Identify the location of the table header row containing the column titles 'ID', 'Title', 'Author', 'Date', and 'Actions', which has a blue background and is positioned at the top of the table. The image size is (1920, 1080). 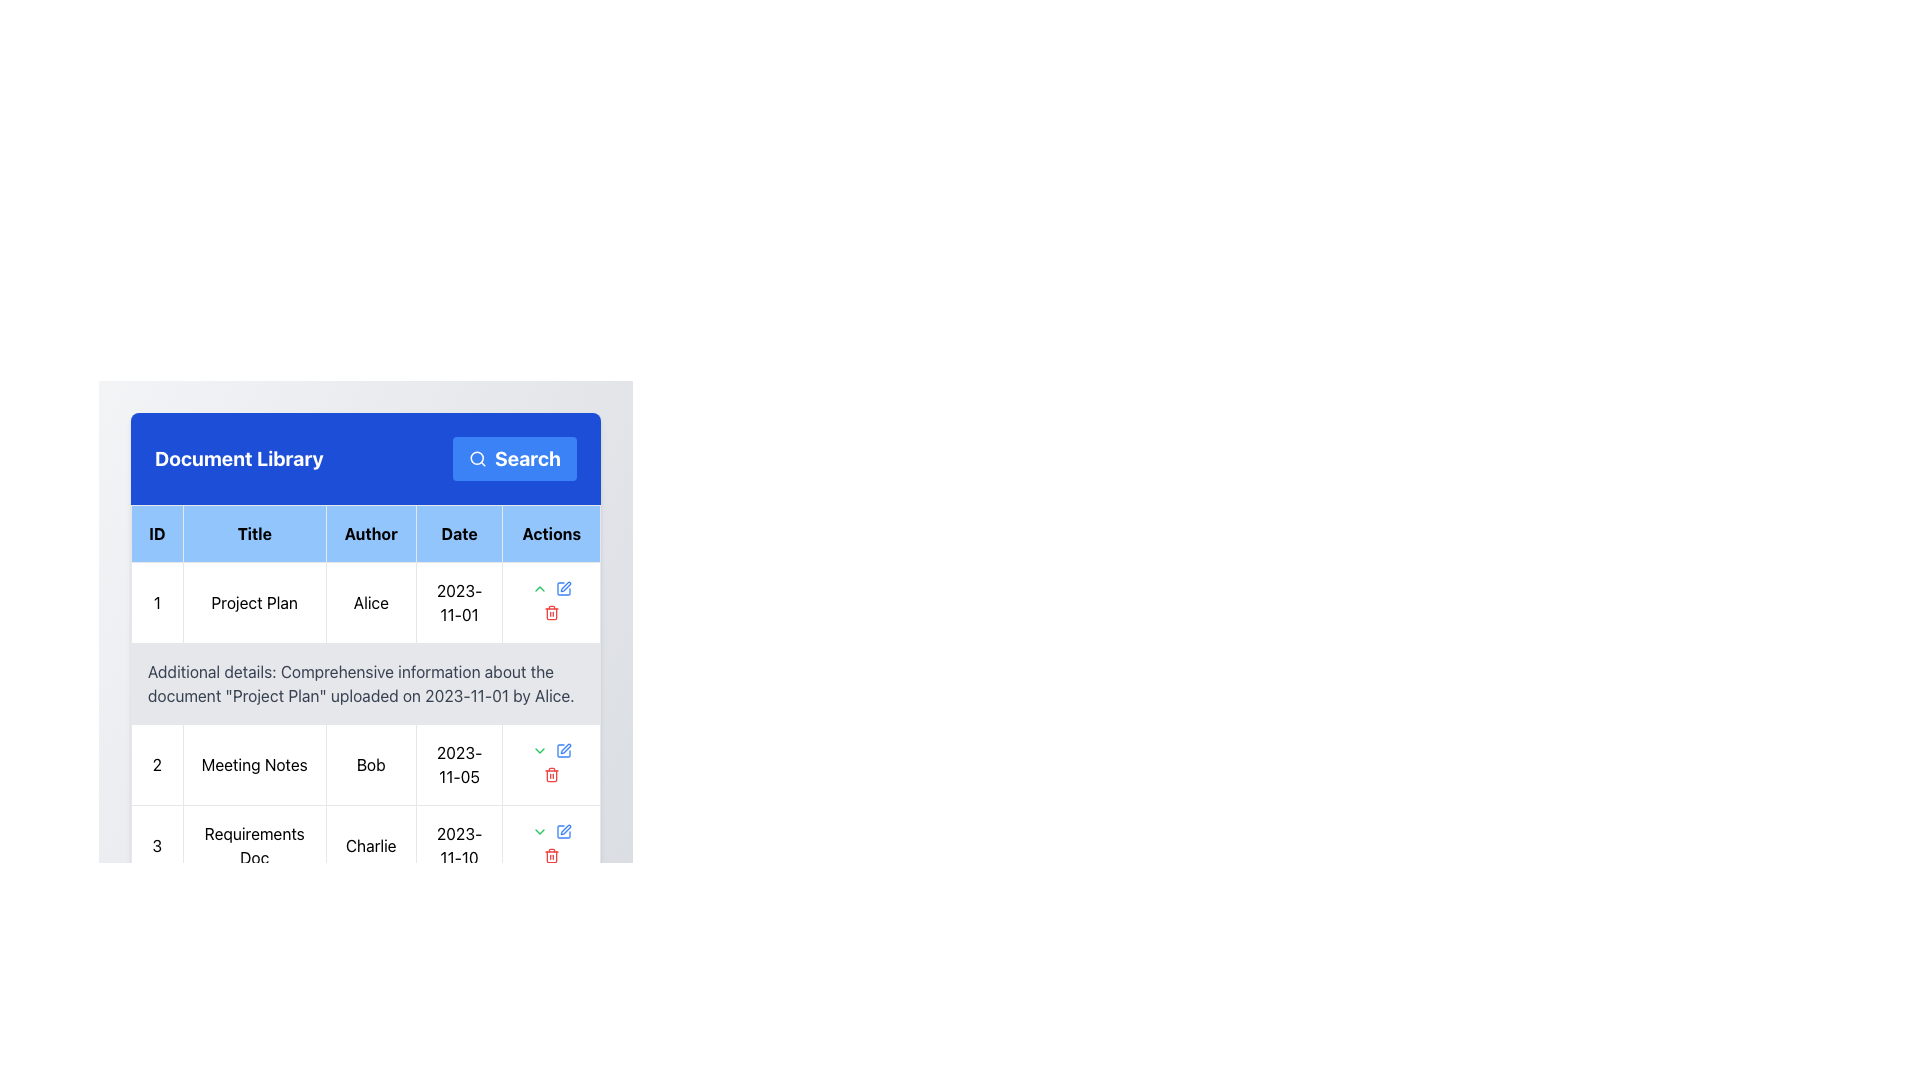
(365, 532).